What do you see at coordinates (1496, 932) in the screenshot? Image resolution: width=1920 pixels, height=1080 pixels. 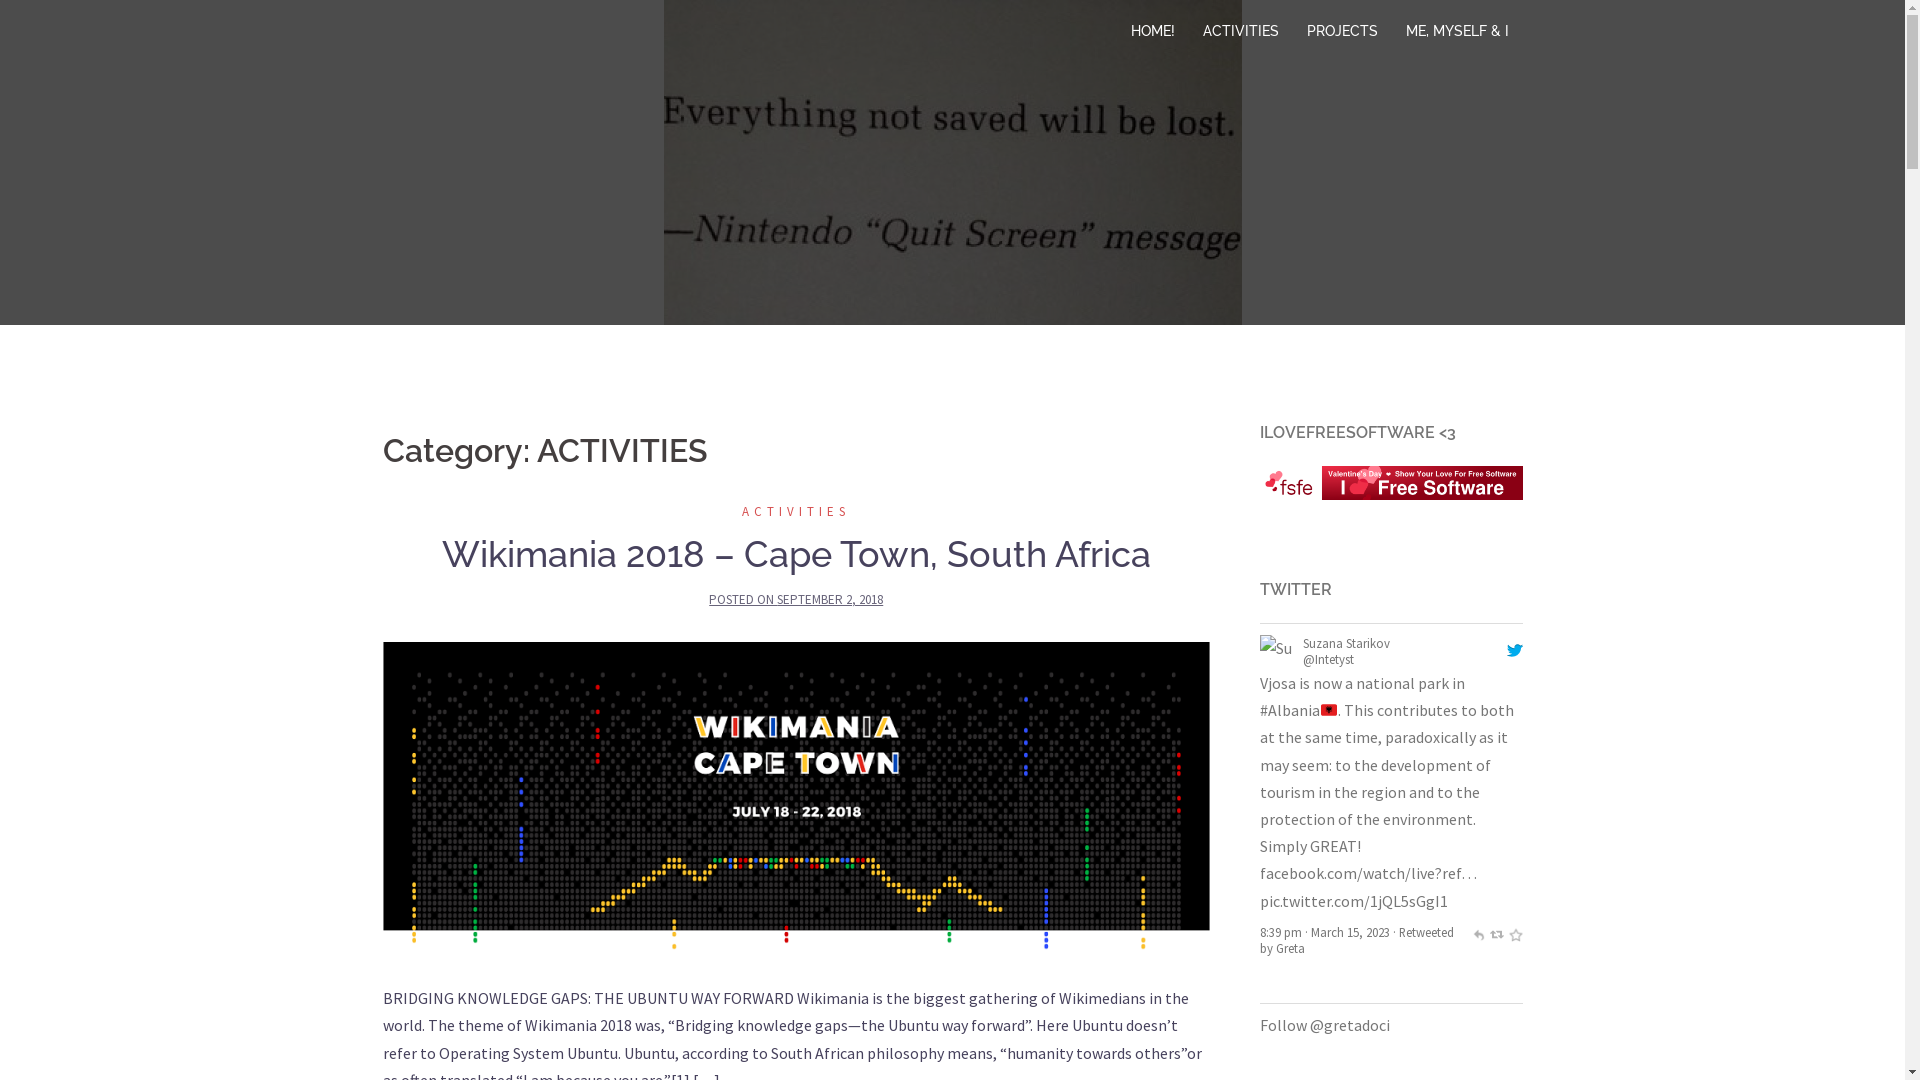 I see `'retweet'` at bounding box center [1496, 932].